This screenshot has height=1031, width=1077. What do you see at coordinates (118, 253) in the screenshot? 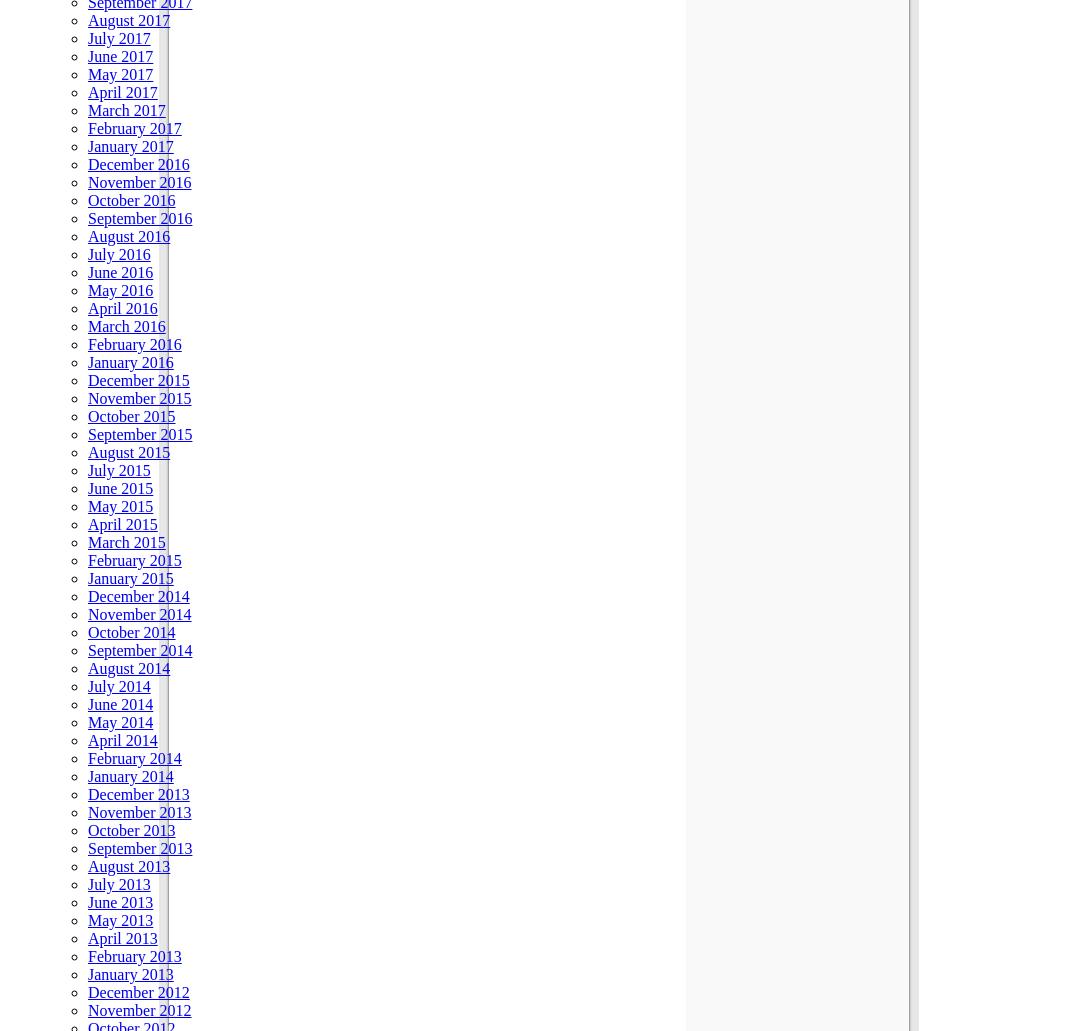
I see `'July 2016'` at bounding box center [118, 253].